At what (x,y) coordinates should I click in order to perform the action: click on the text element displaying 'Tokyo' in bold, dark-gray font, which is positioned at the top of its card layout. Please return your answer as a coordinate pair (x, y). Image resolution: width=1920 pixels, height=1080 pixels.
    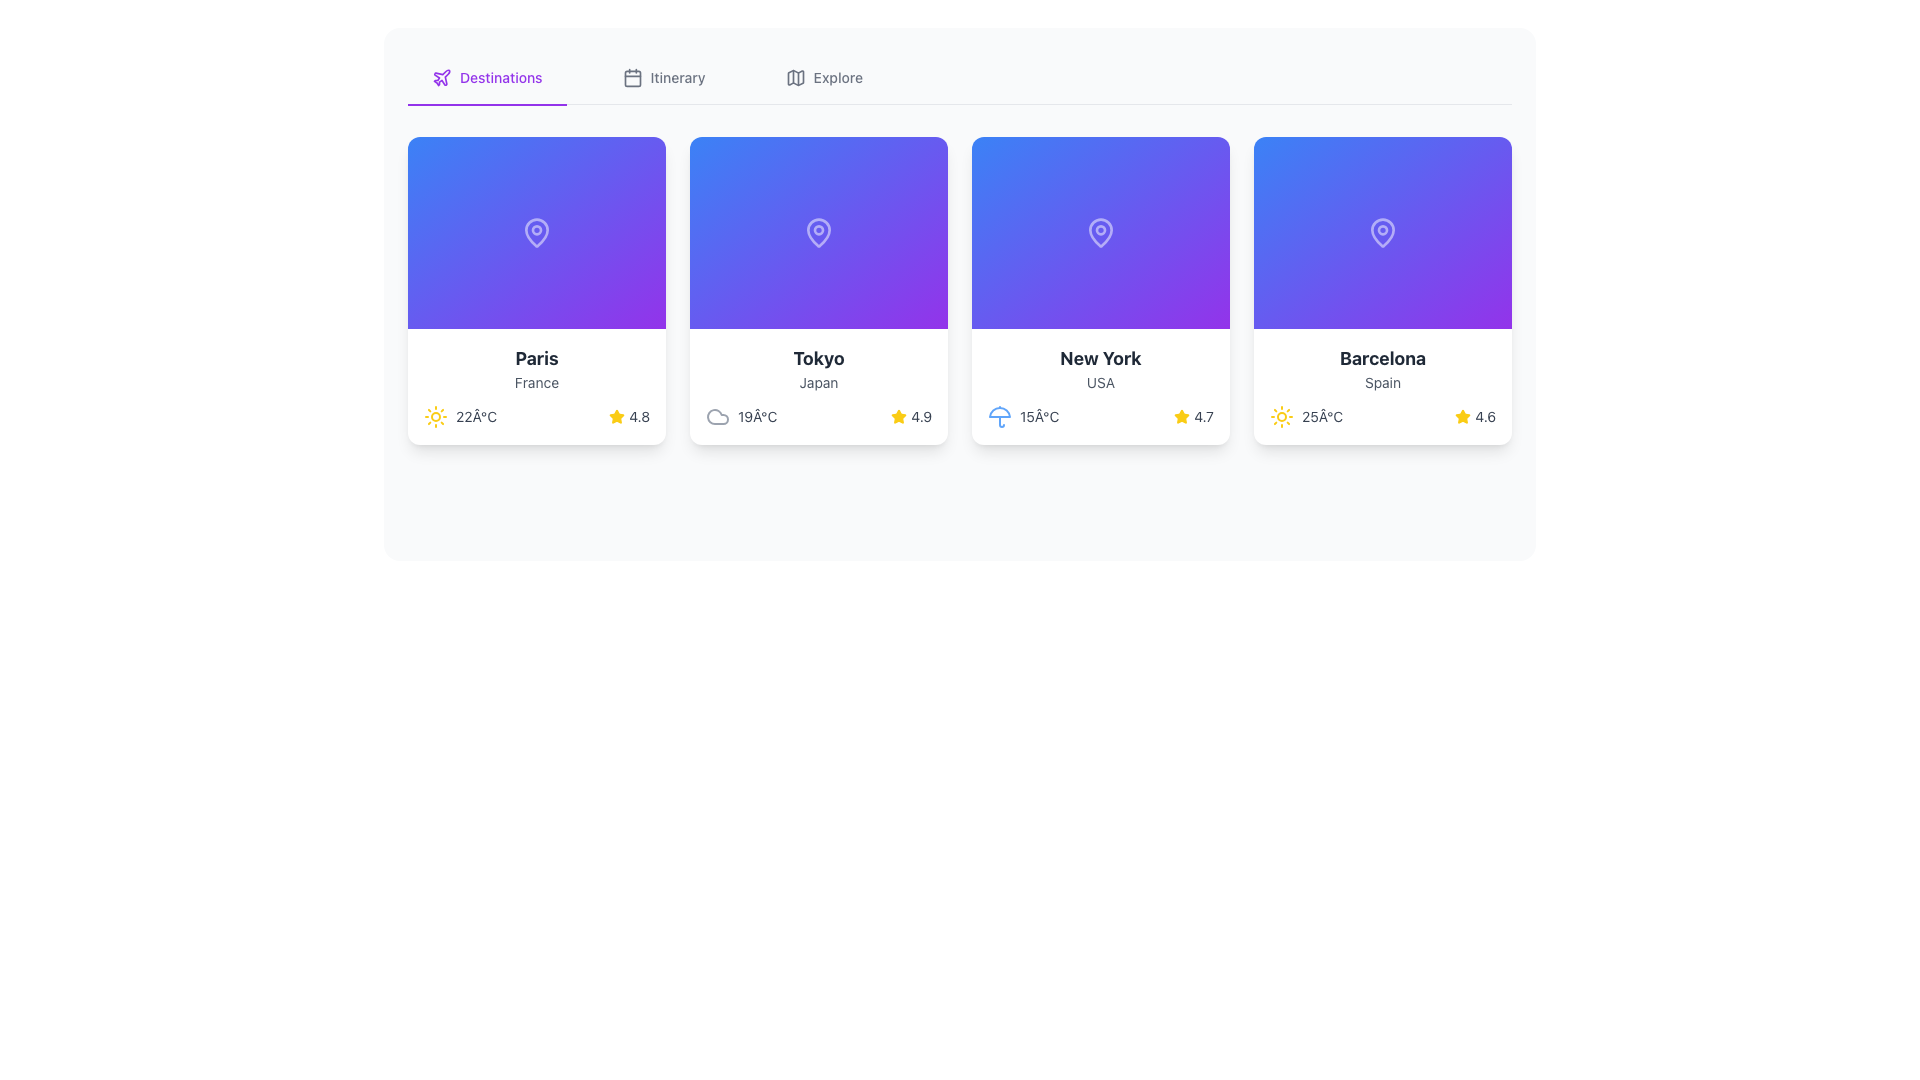
    Looking at the image, I should click on (819, 357).